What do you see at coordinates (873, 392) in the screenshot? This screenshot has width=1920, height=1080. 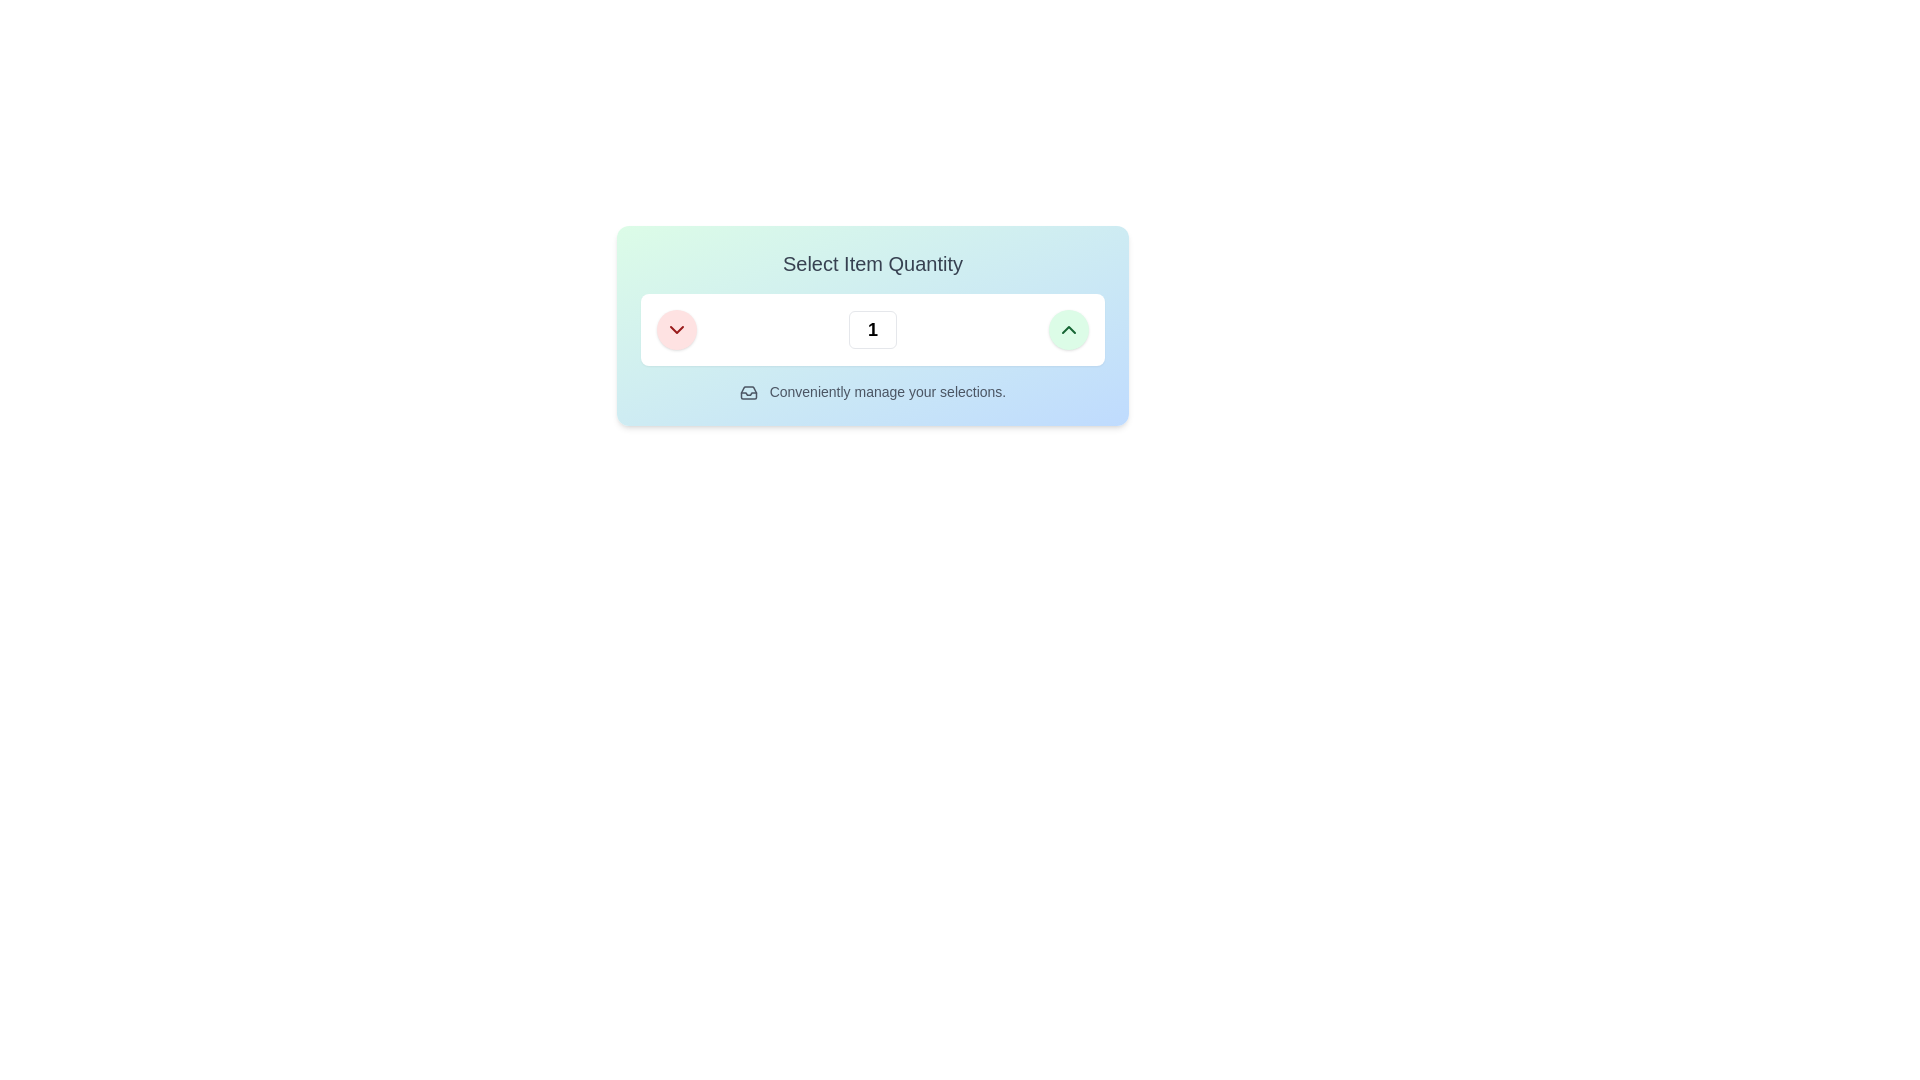 I see `the static text element that provides guiding information, located centrally below the quantity selector with a blue to green gradient background` at bounding box center [873, 392].